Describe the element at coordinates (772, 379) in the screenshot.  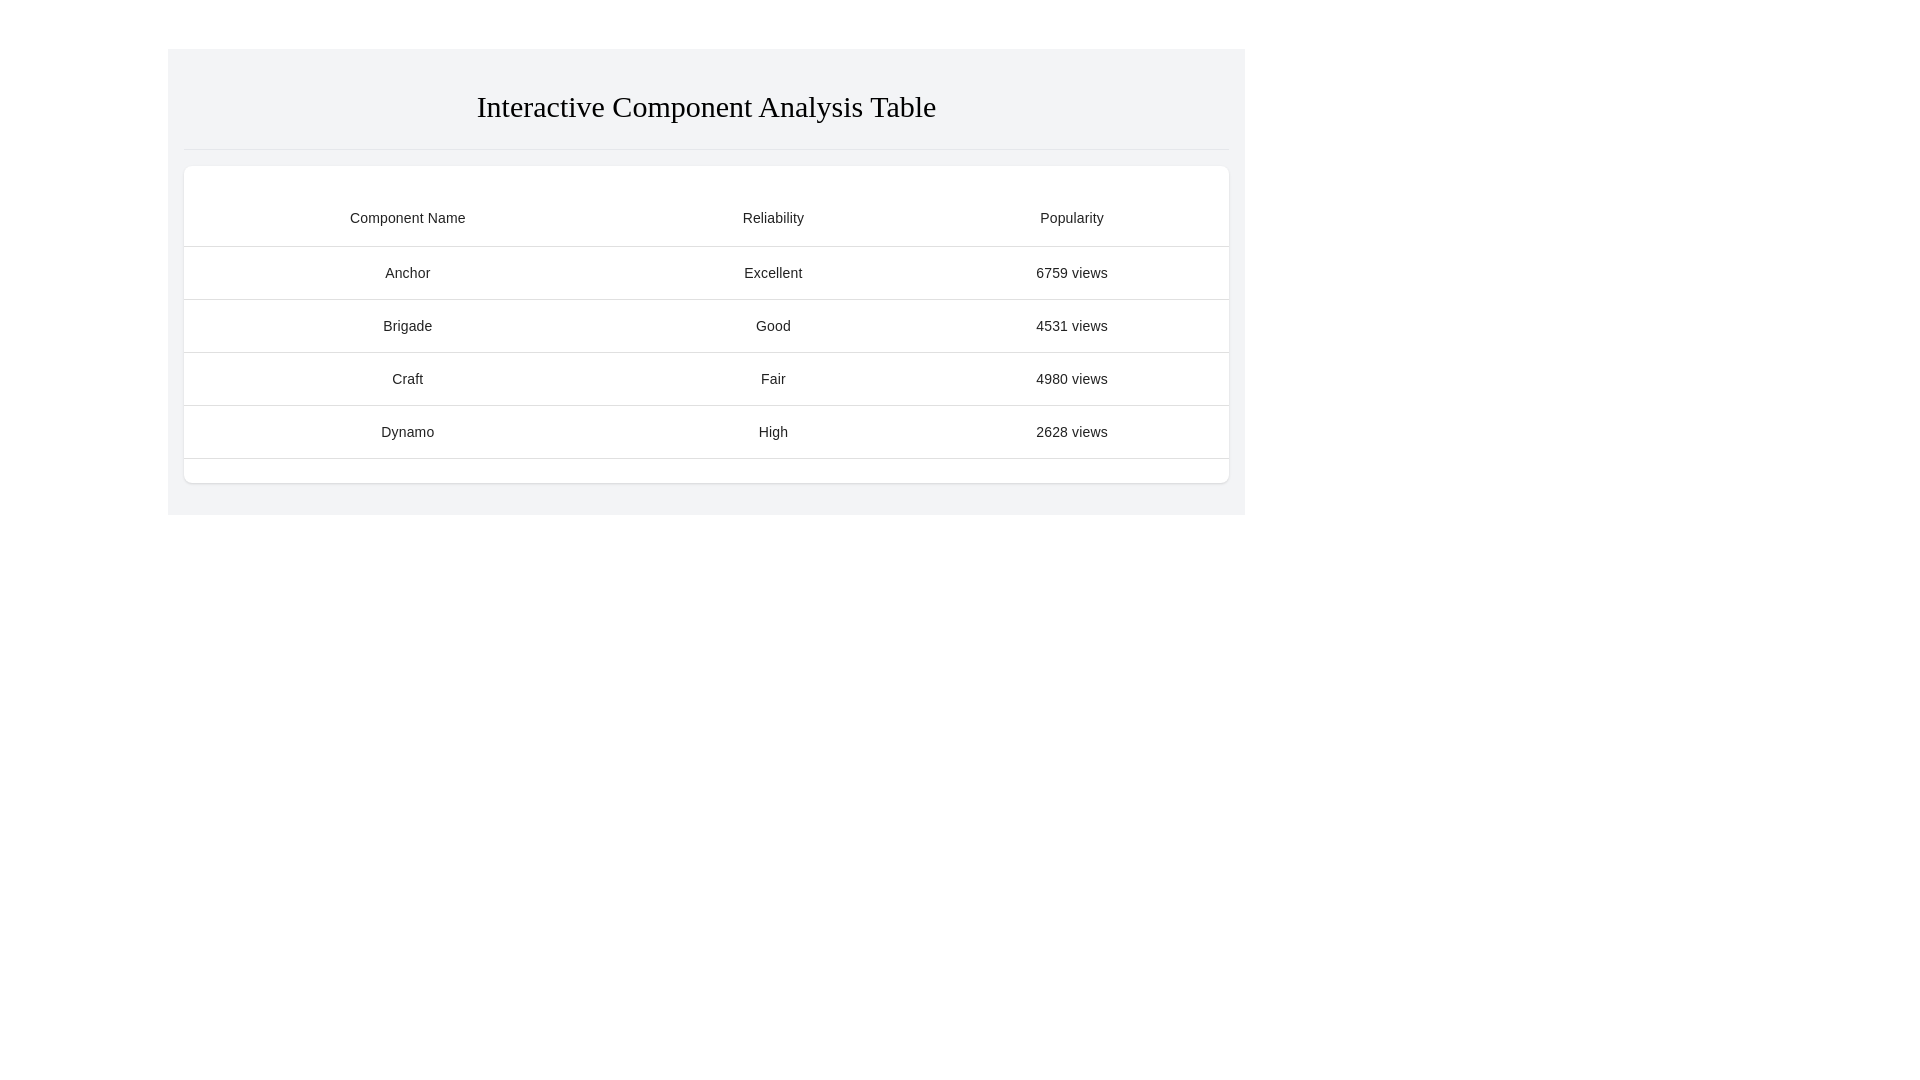
I see `the table cell containing the text 'Fair', which is centrally aligned in the second column of the row labeled 'Craft 4980 views'` at that location.